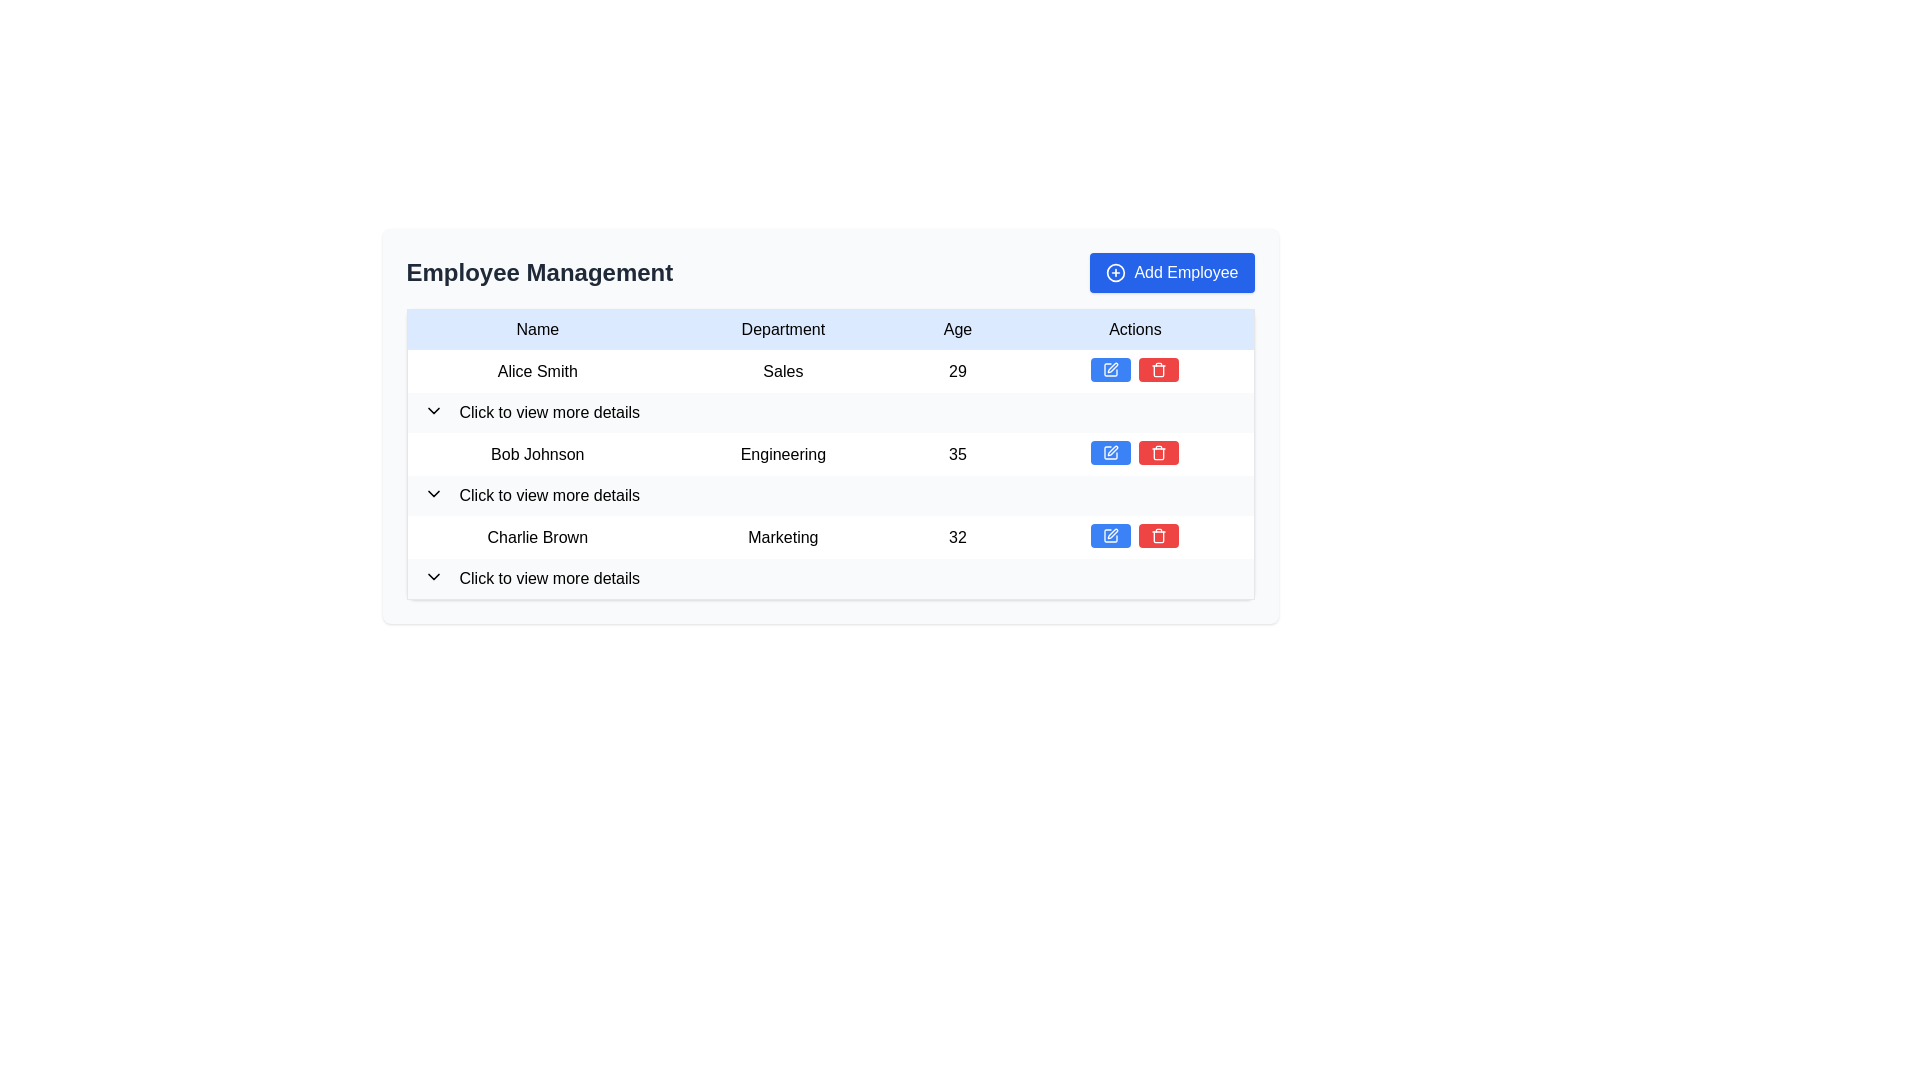 The width and height of the screenshot is (1920, 1080). I want to click on the trash can icon in the Actions column of Bob Johnson's row, so click(1159, 454).